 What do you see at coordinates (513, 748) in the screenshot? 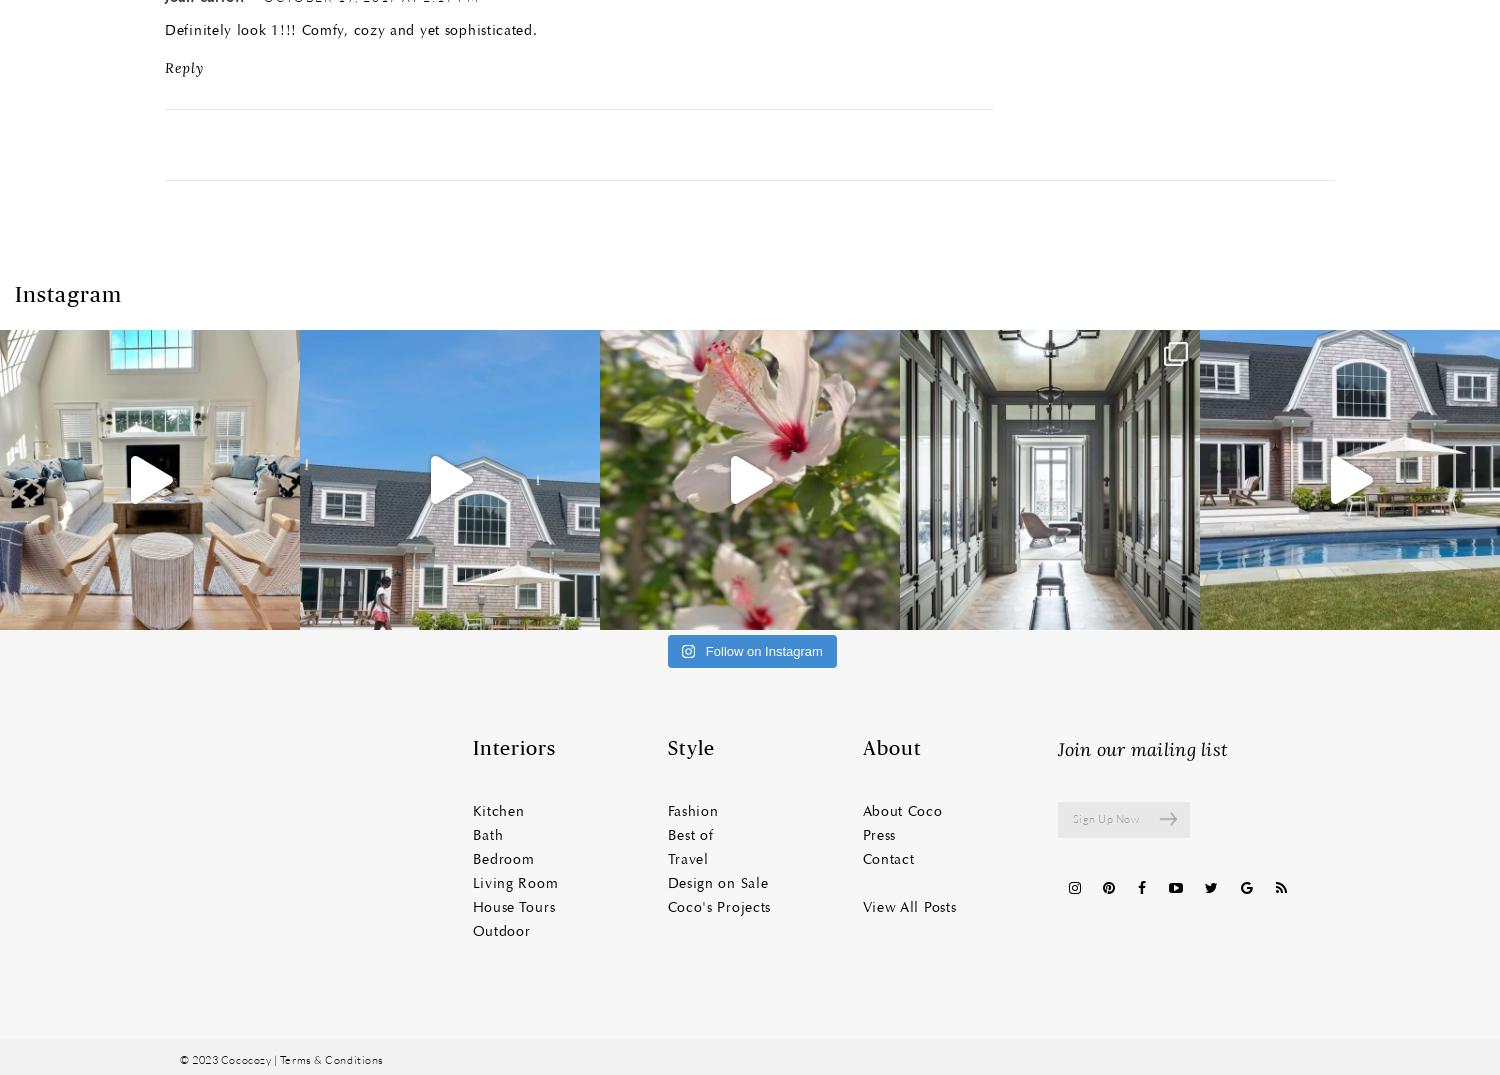
I see `'Interiors'` at bounding box center [513, 748].